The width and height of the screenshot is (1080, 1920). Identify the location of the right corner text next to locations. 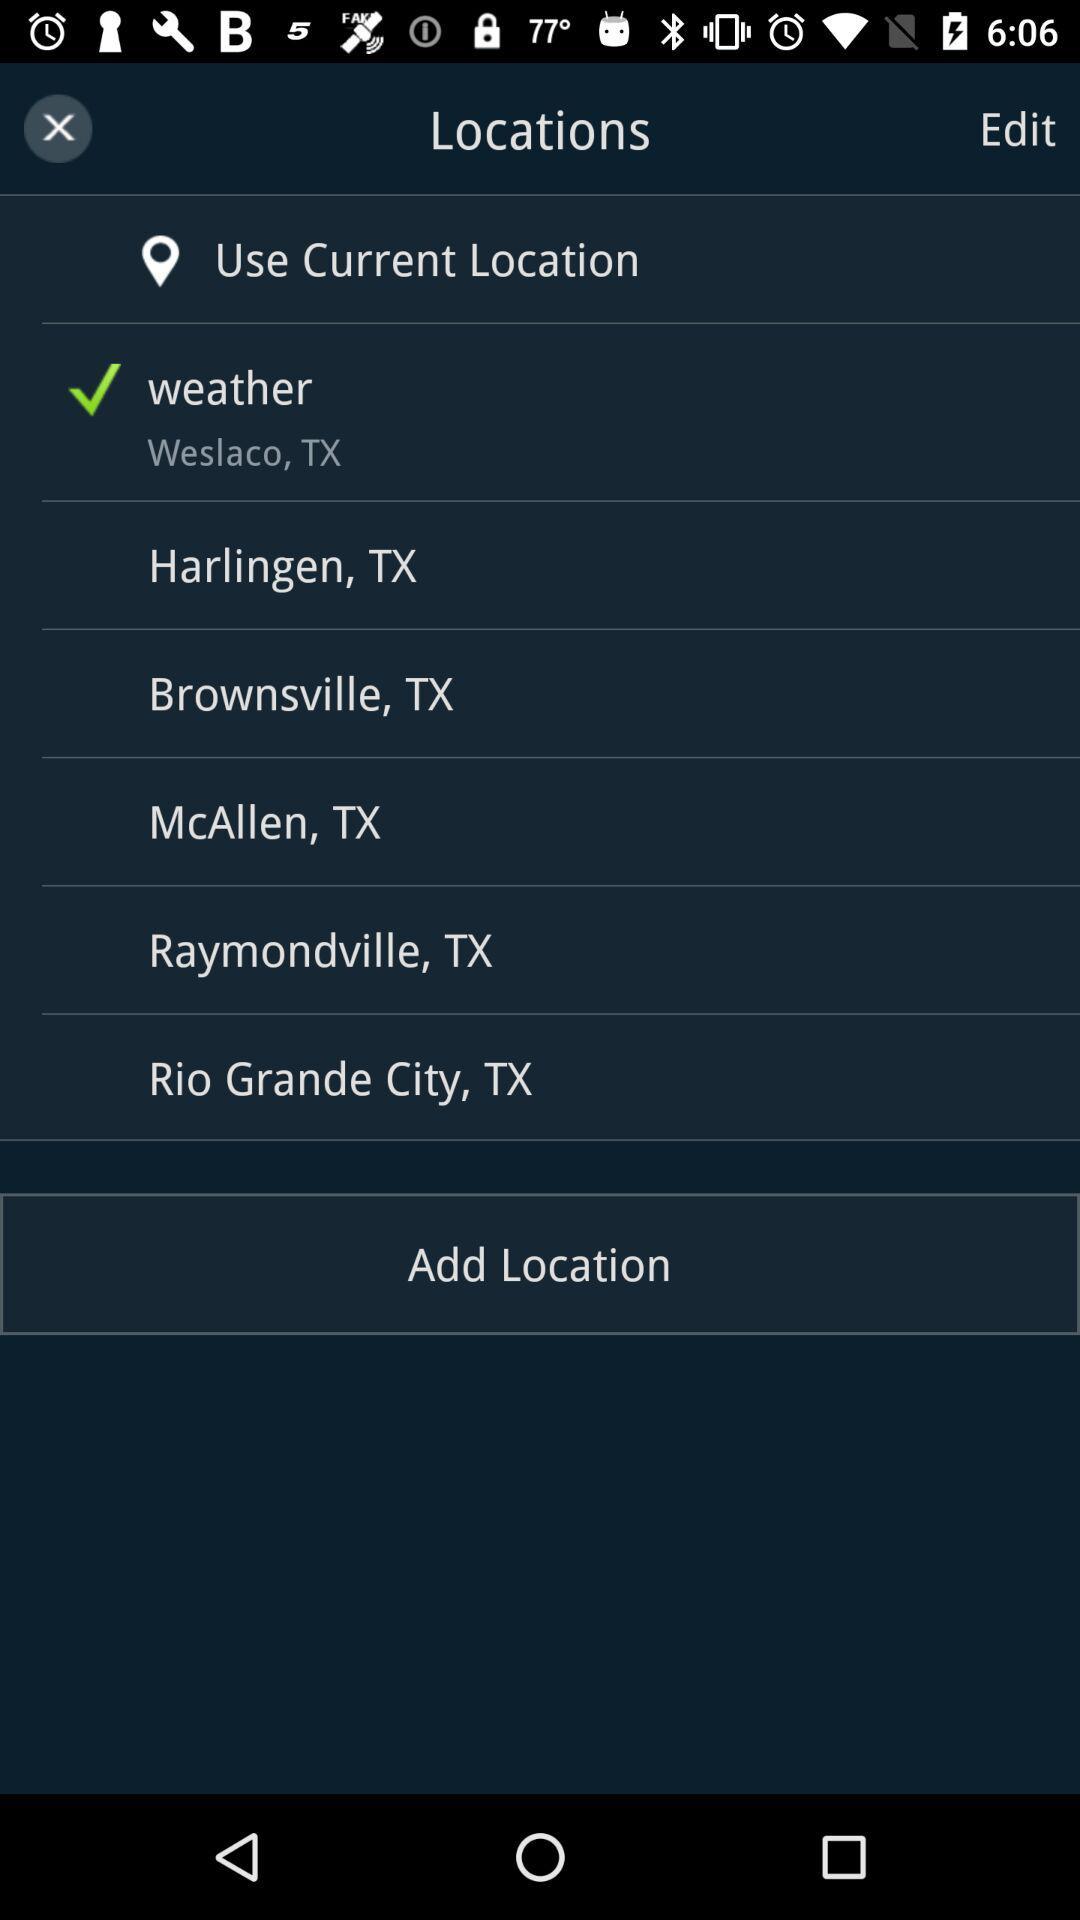
(1017, 127).